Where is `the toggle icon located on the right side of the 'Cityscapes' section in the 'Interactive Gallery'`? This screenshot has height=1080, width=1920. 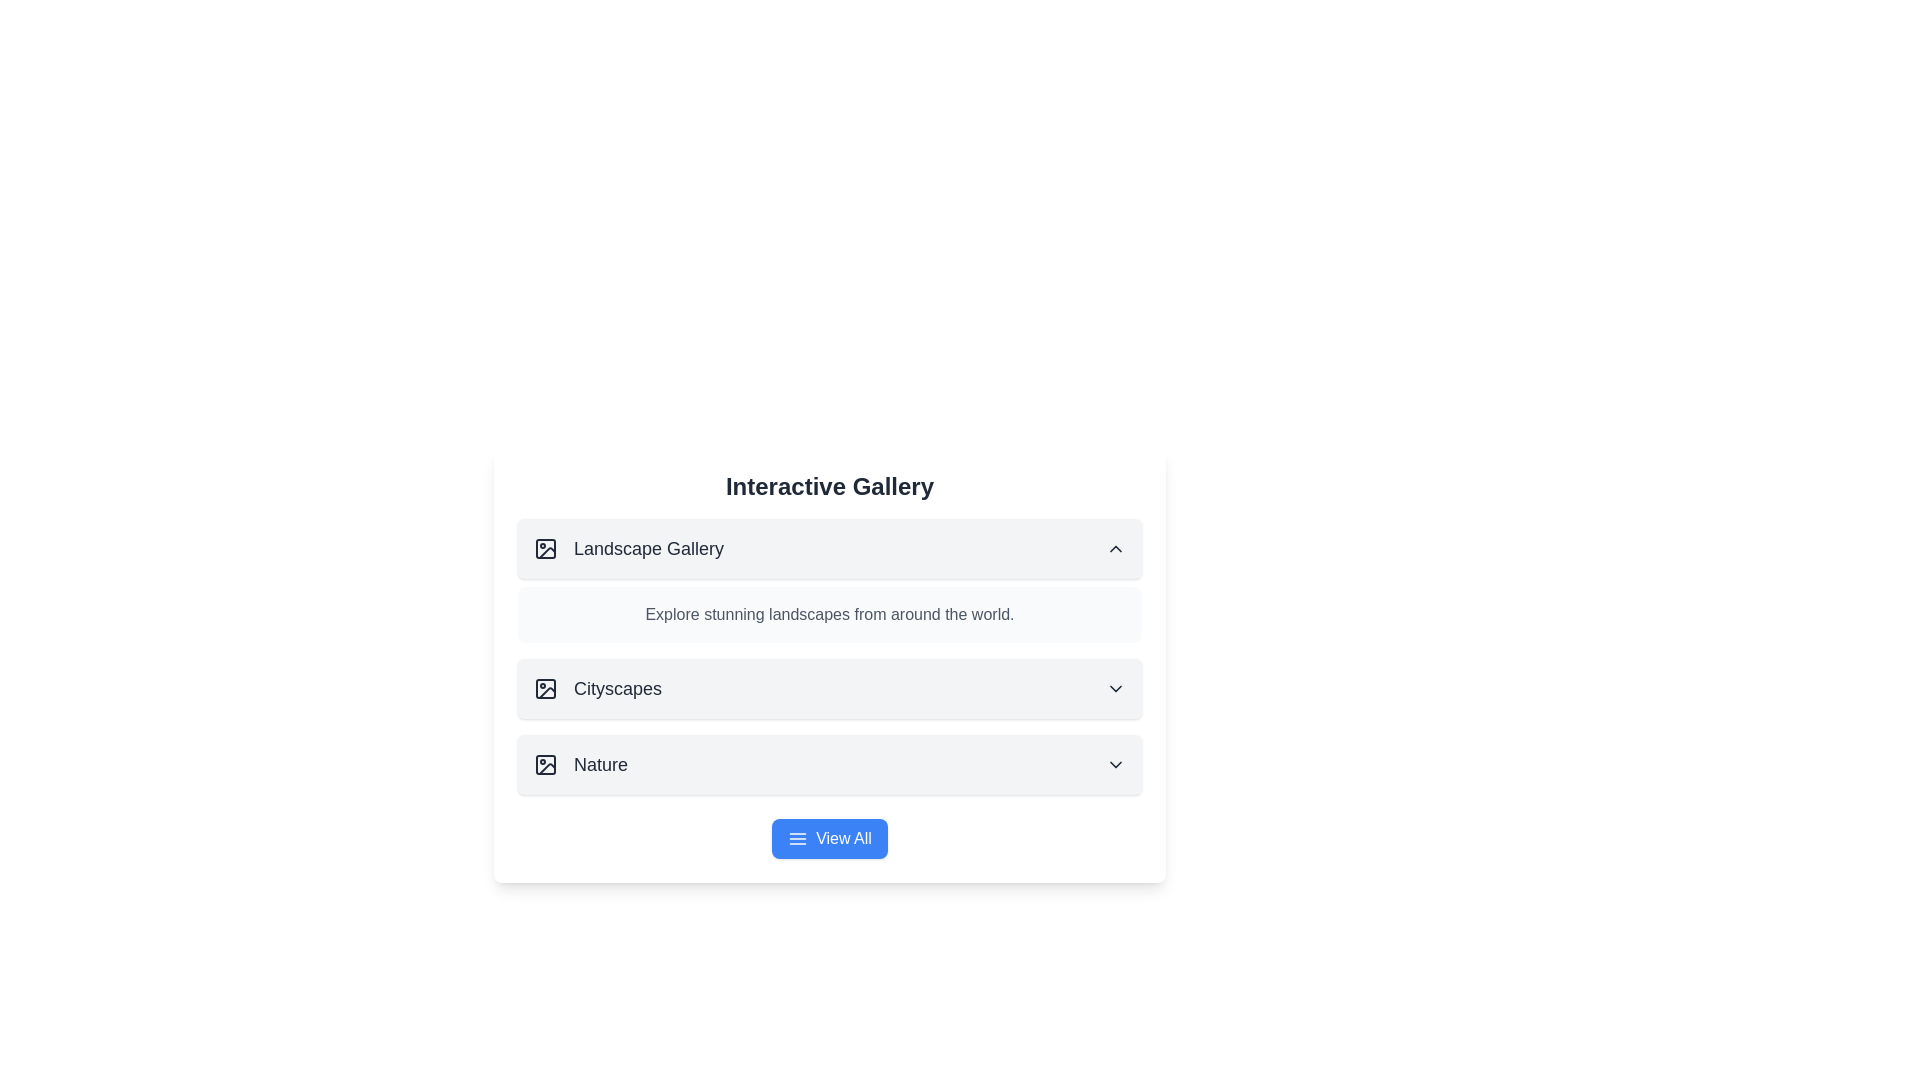
the toggle icon located on the right side of the 'Cityscapes' section in the 'Interactive Gallery' is located at coordinates (1115, 688).